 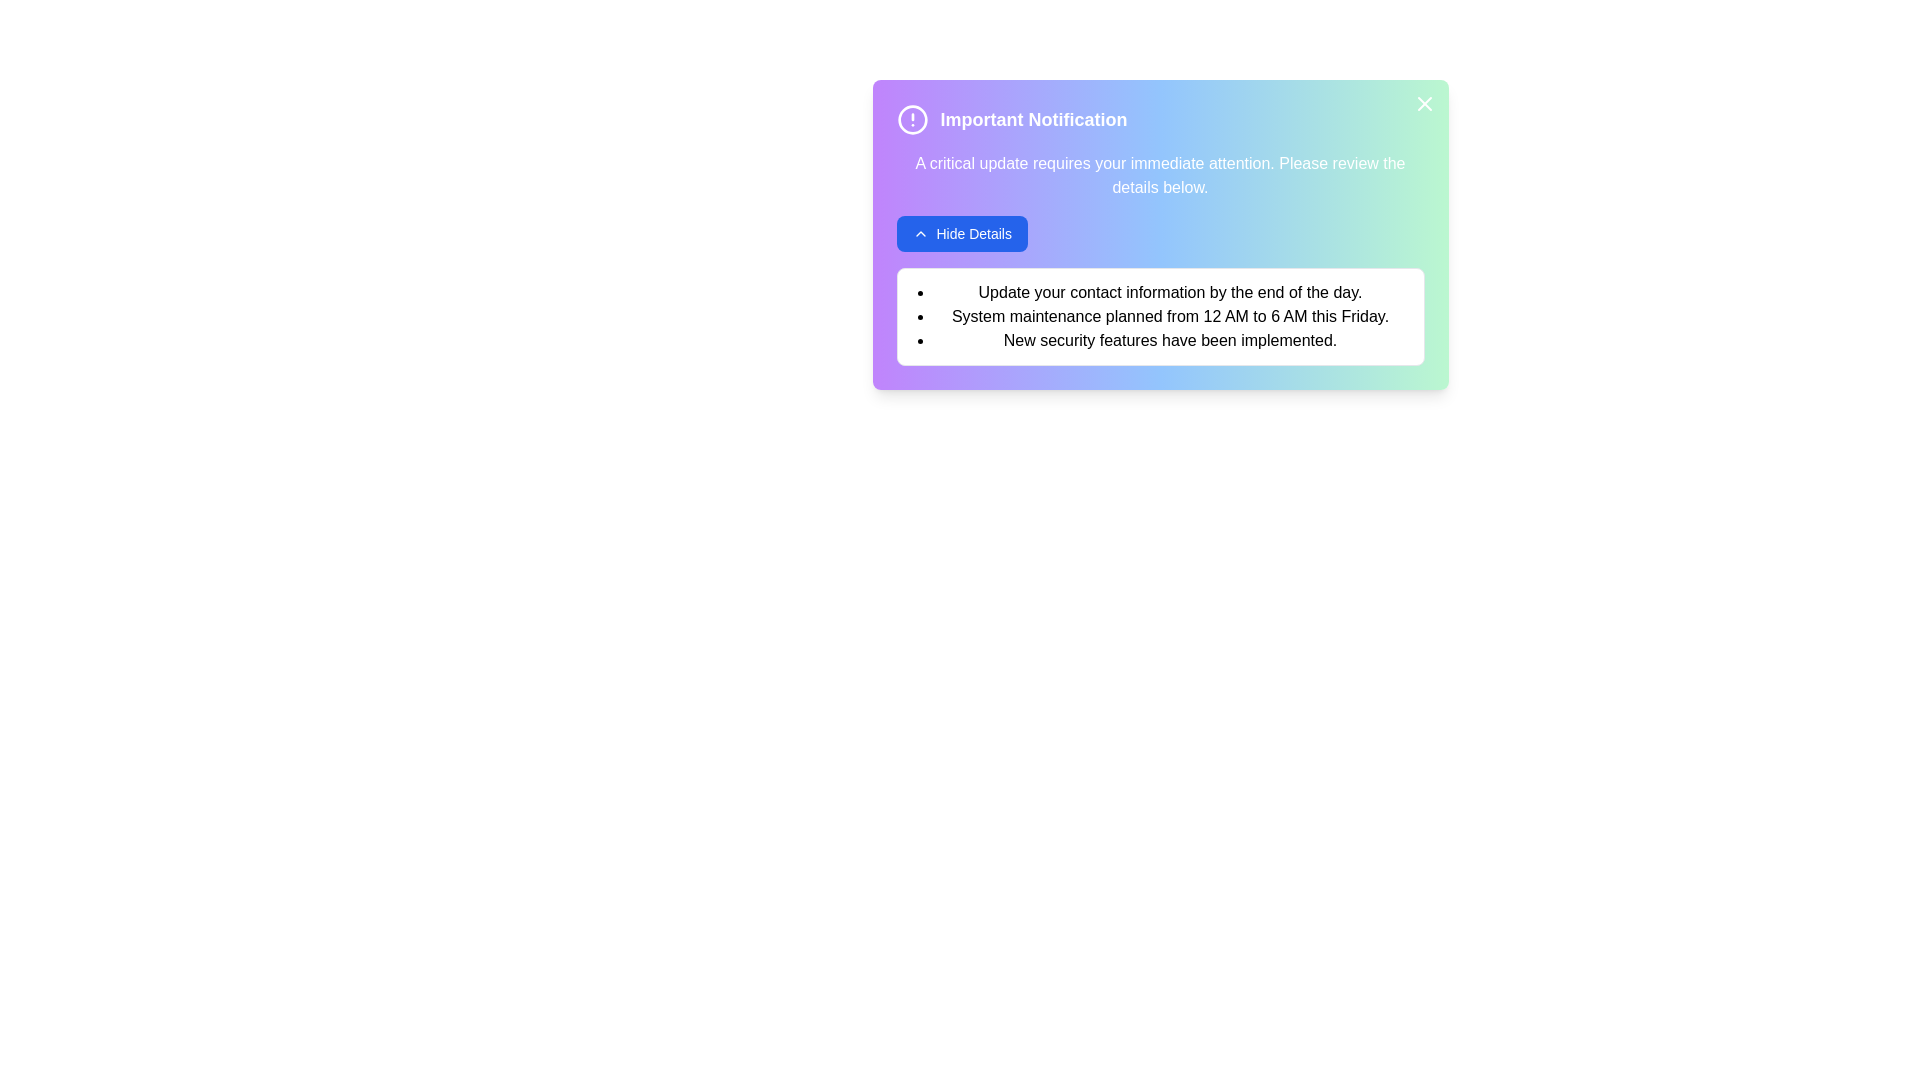 I want to click on the close button to dismiss the notification, so click(x=1423, y=104).